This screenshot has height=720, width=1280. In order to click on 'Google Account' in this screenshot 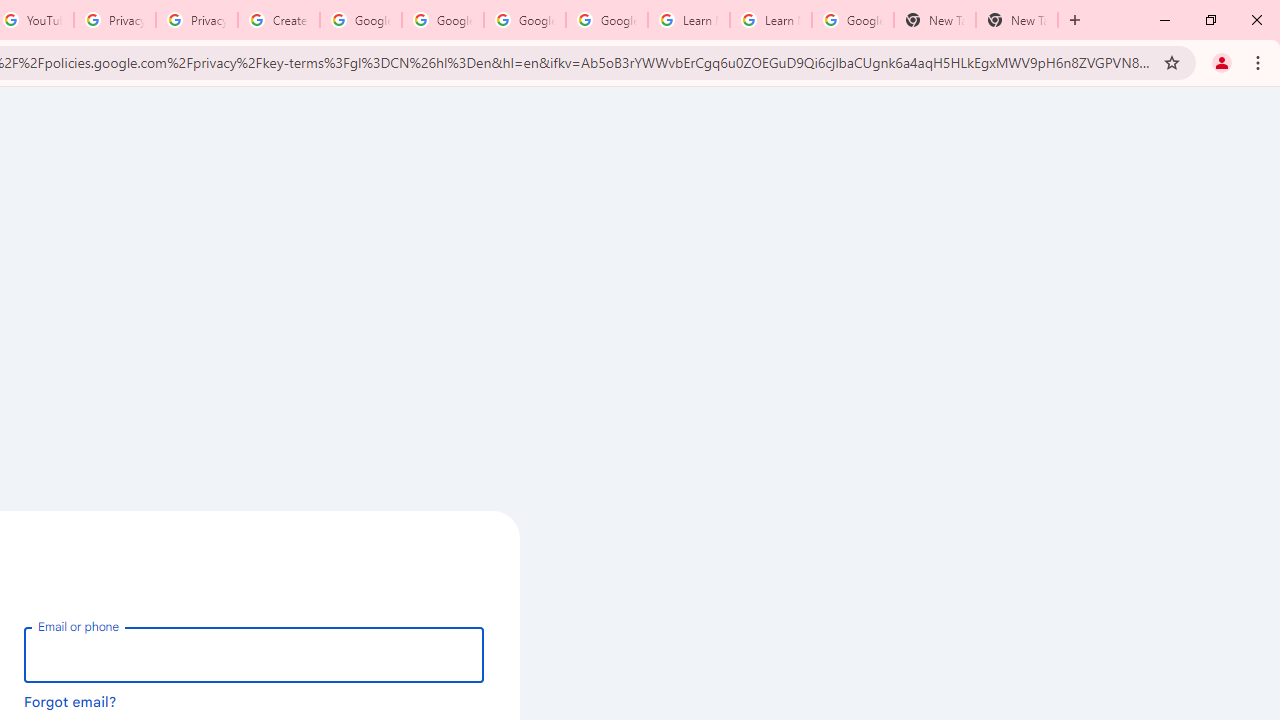, I will do `click(852, 20)`.